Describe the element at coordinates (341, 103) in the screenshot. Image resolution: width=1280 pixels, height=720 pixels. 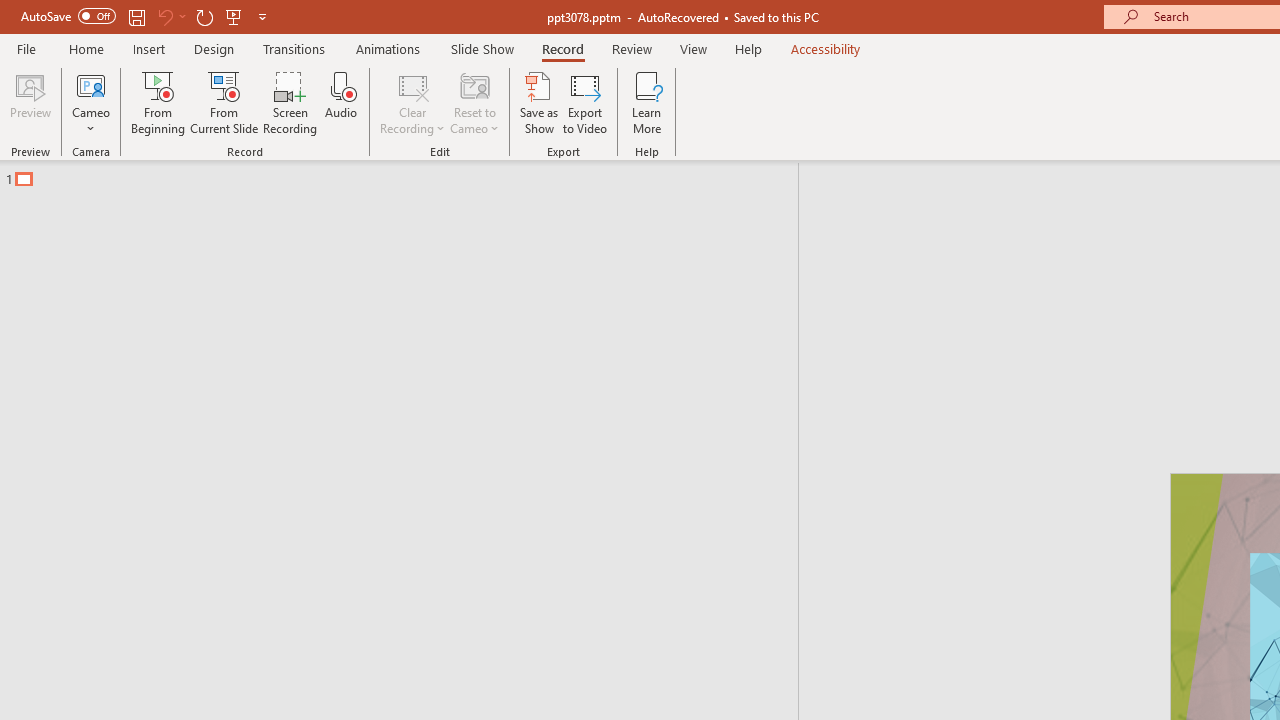
I see `'Audio'` at that location.